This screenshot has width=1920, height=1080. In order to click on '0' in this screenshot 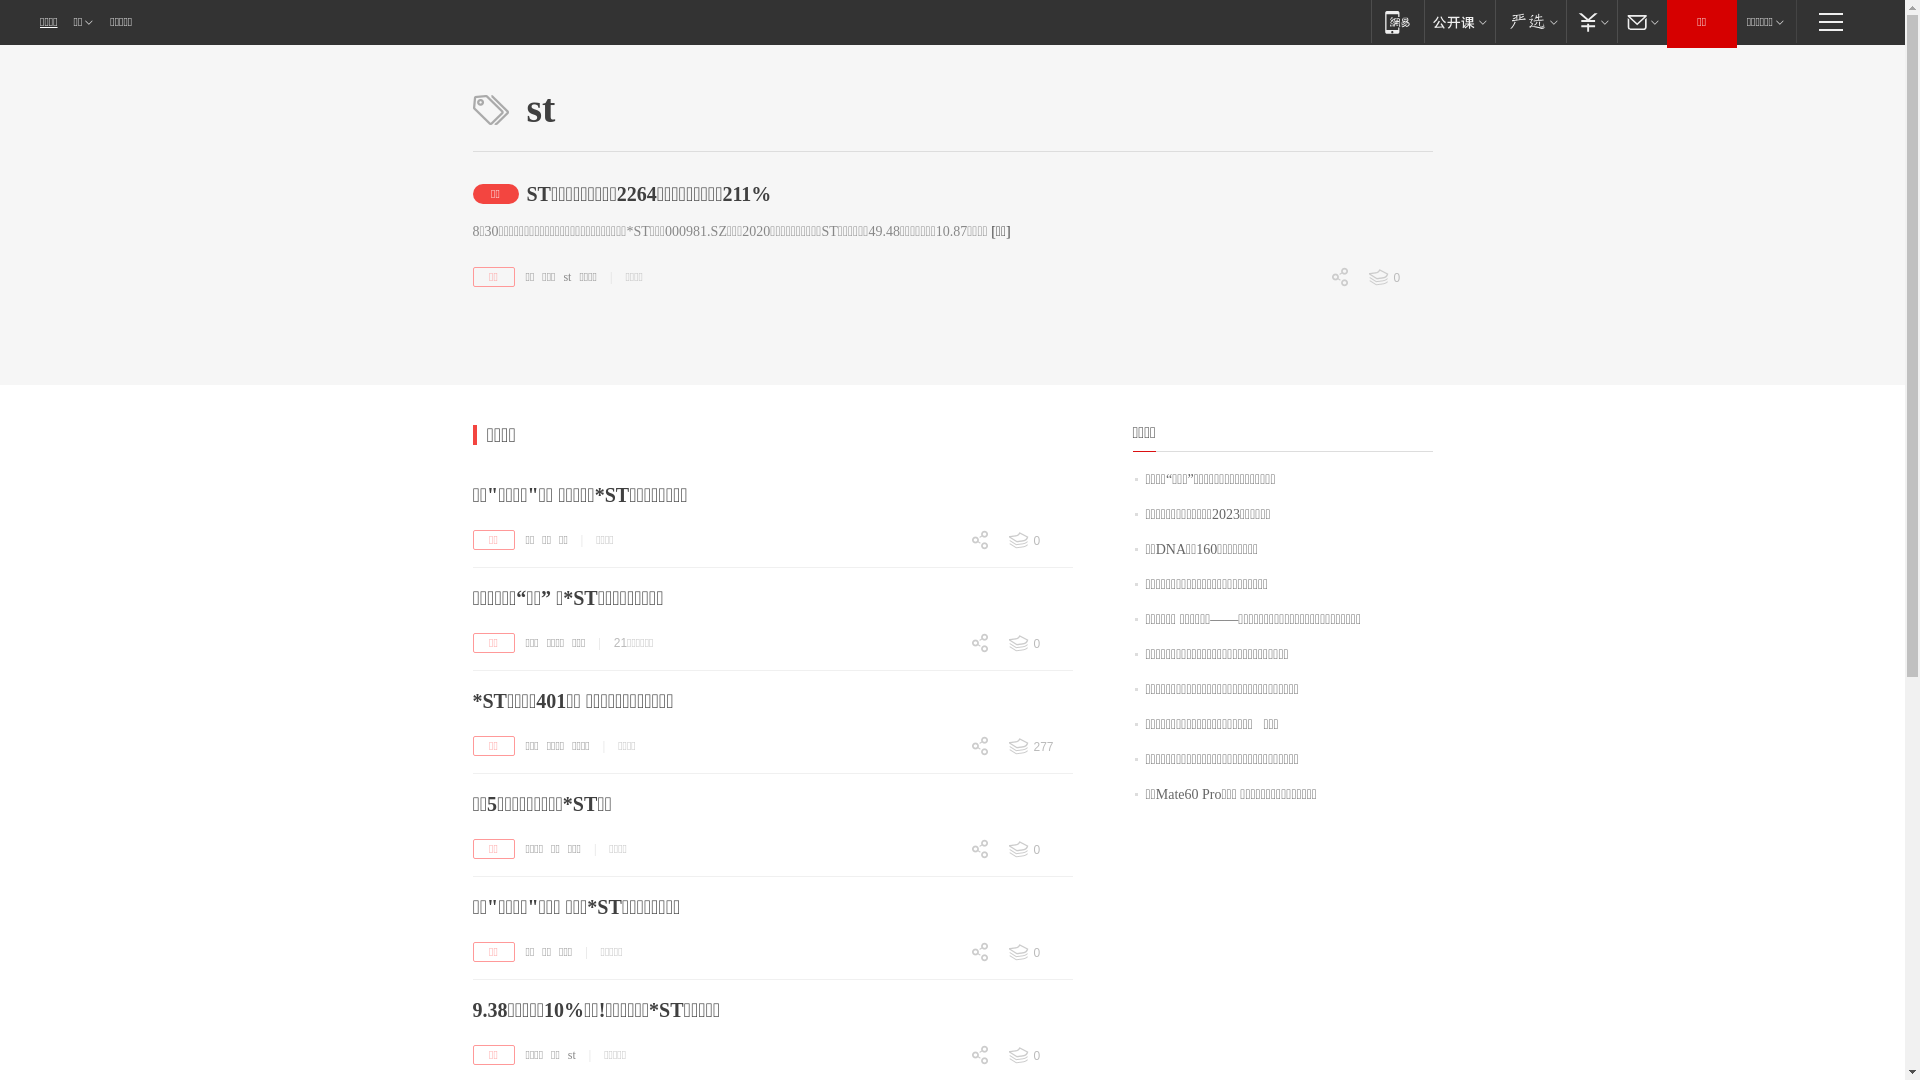, I will do `click(888, 780)`.